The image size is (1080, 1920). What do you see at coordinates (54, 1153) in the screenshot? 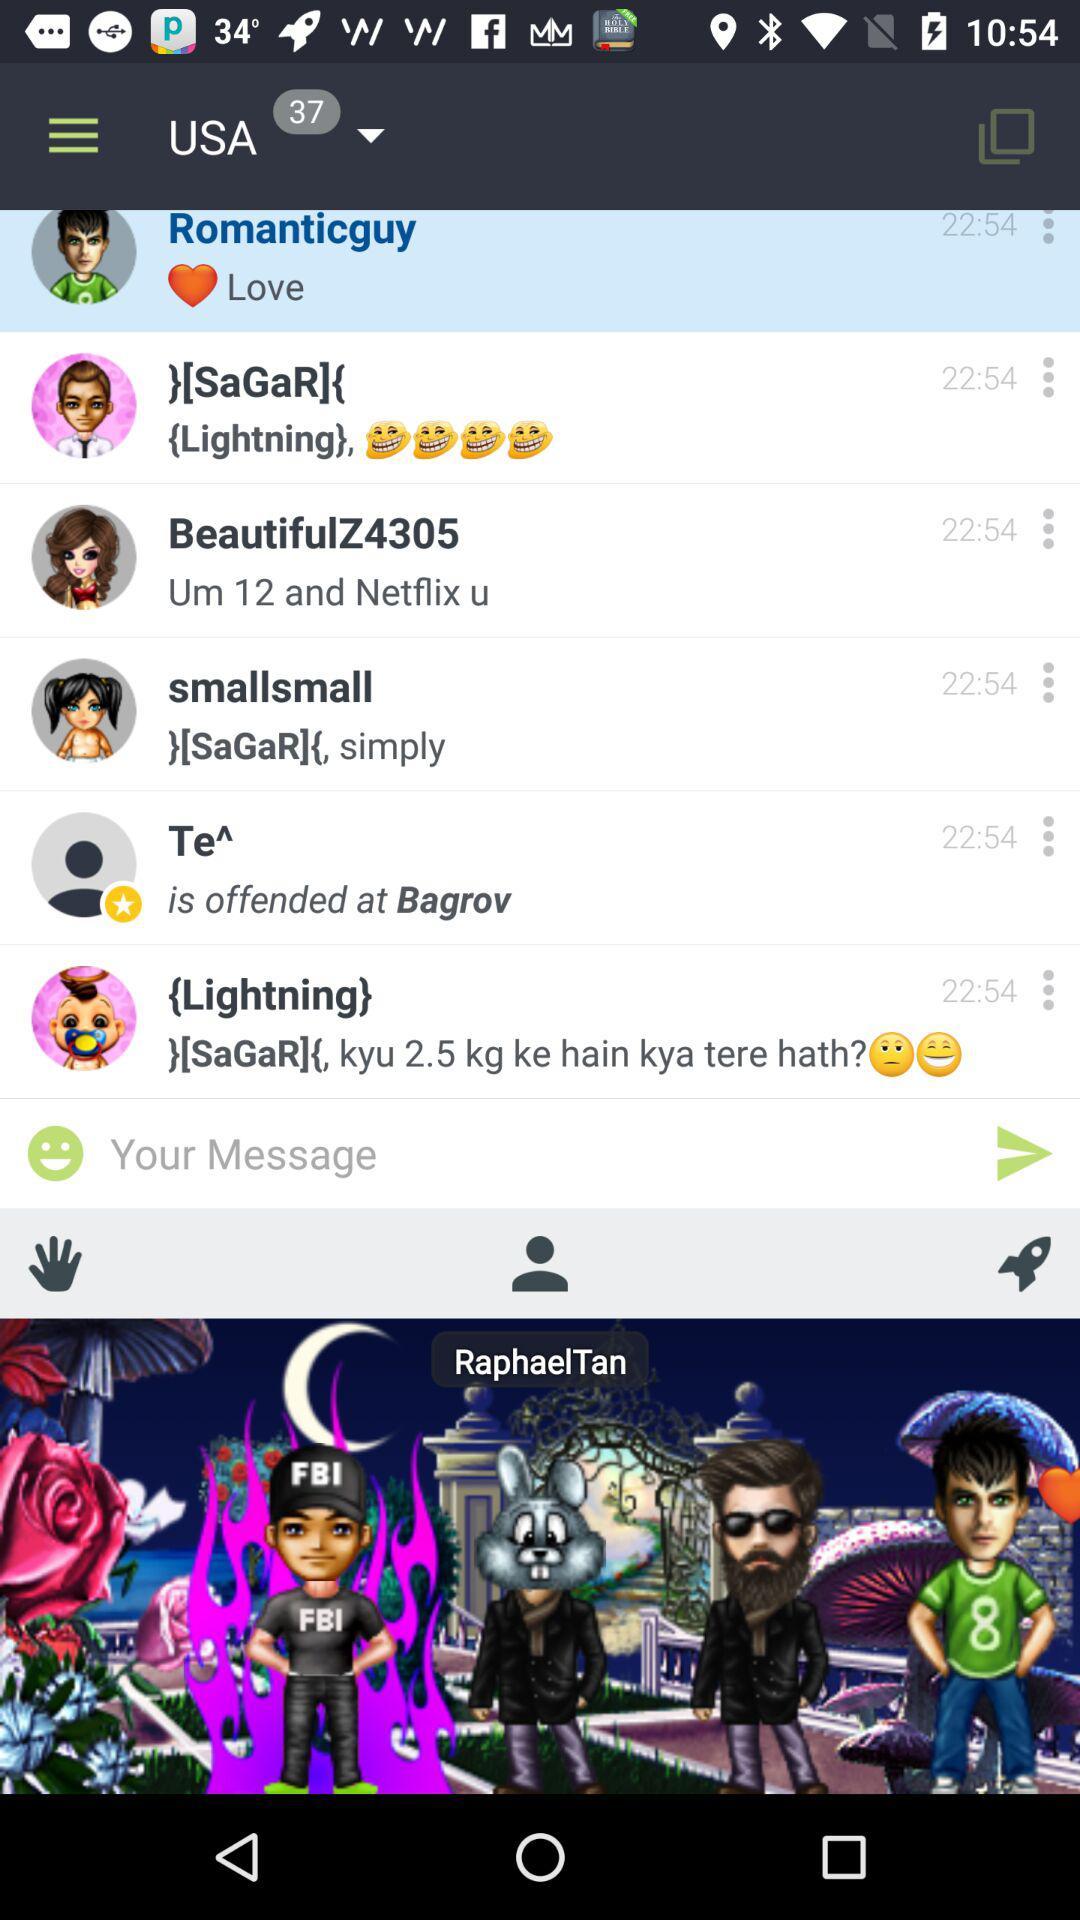
I see `share the article` at bounding box center [54, 1153].